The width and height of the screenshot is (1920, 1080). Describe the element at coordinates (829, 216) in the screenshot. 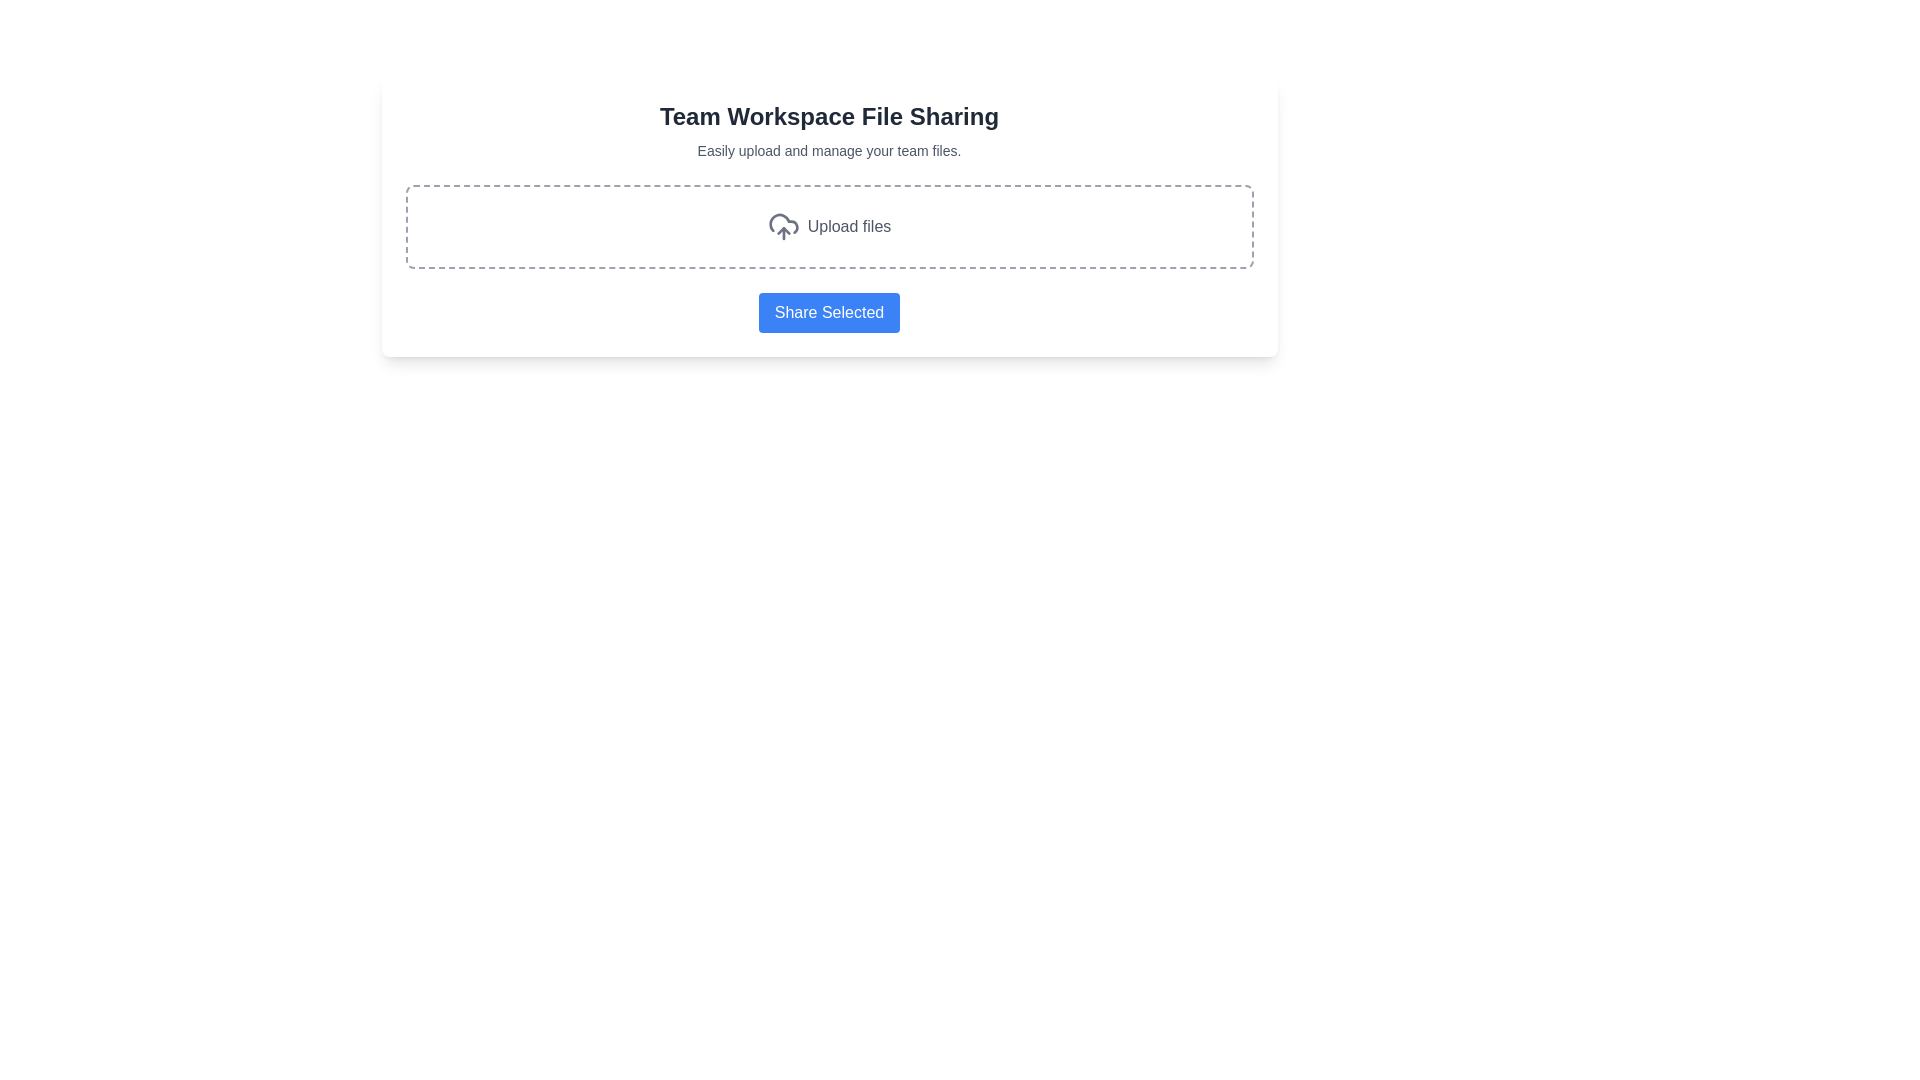

I see `header and instructions from the panel titled 'Team Workspace File Sharing' which contains an upload area and a button for sharing files` at that location.